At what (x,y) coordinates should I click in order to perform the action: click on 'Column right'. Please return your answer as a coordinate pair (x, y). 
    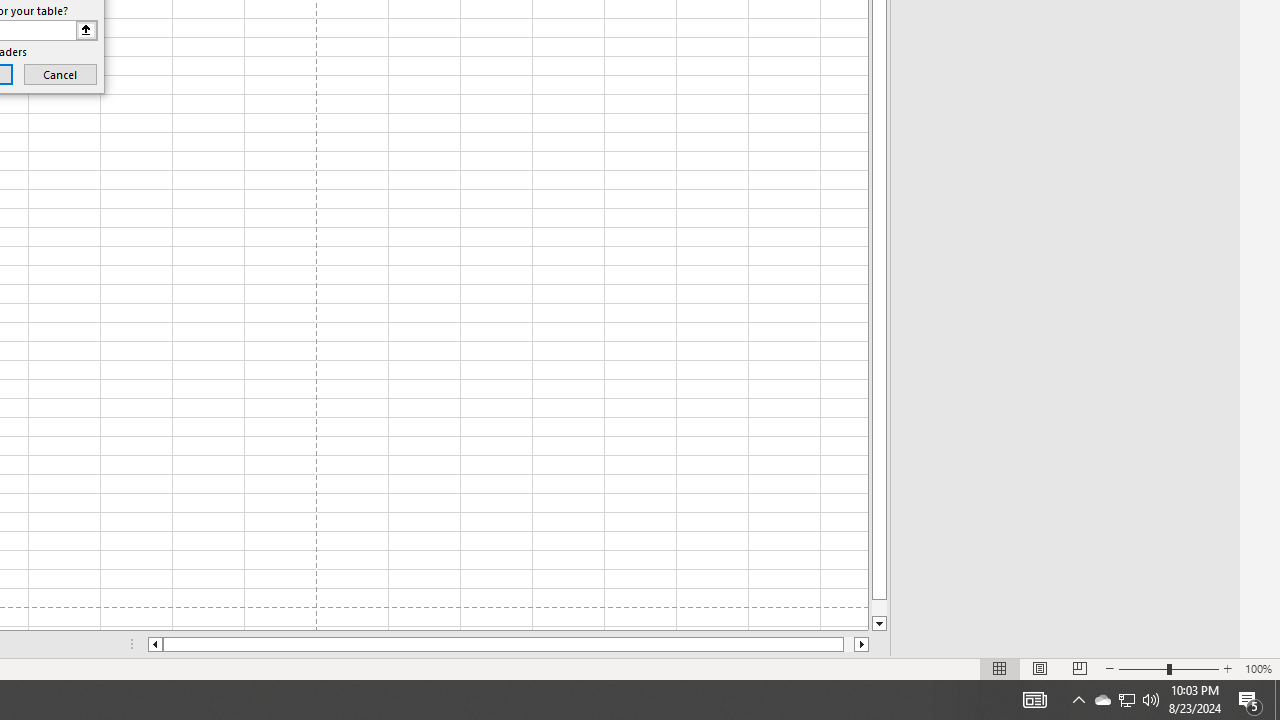
    Looking at the image, I should click on (862, 644).